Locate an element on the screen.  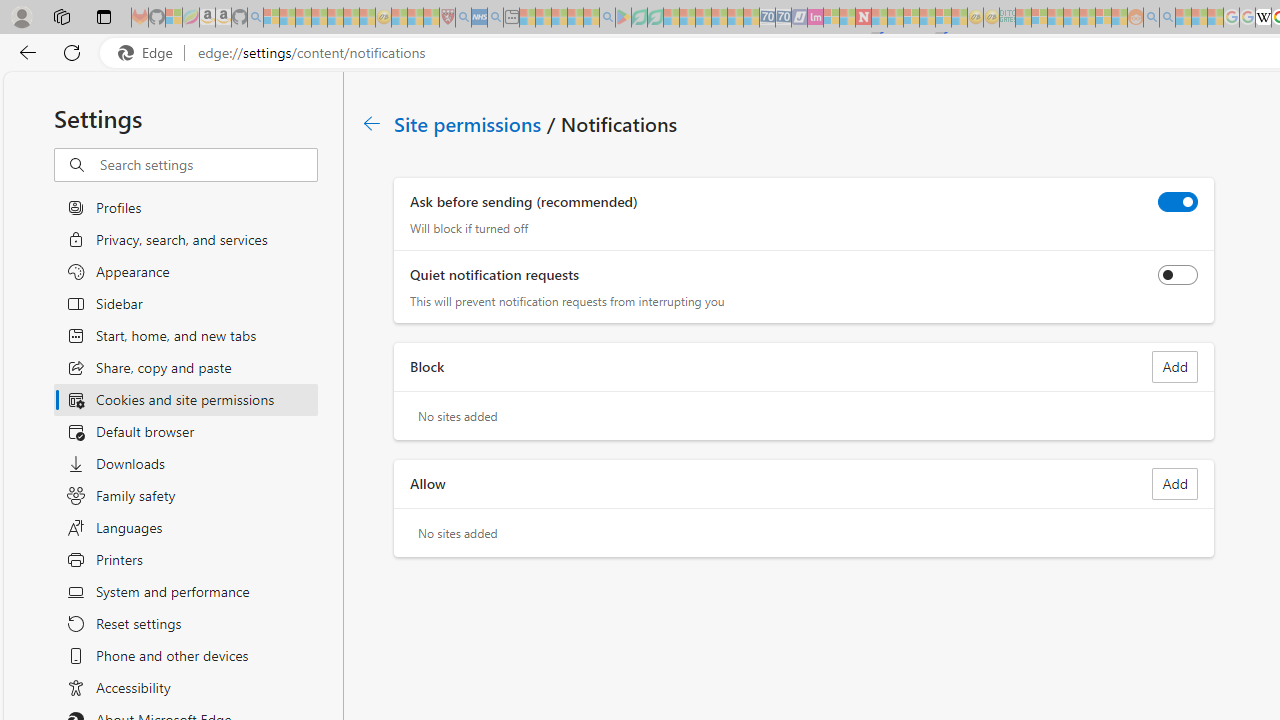
'The Weather Channel - MSN - Sleeping' is located at coordinates (302, 17).